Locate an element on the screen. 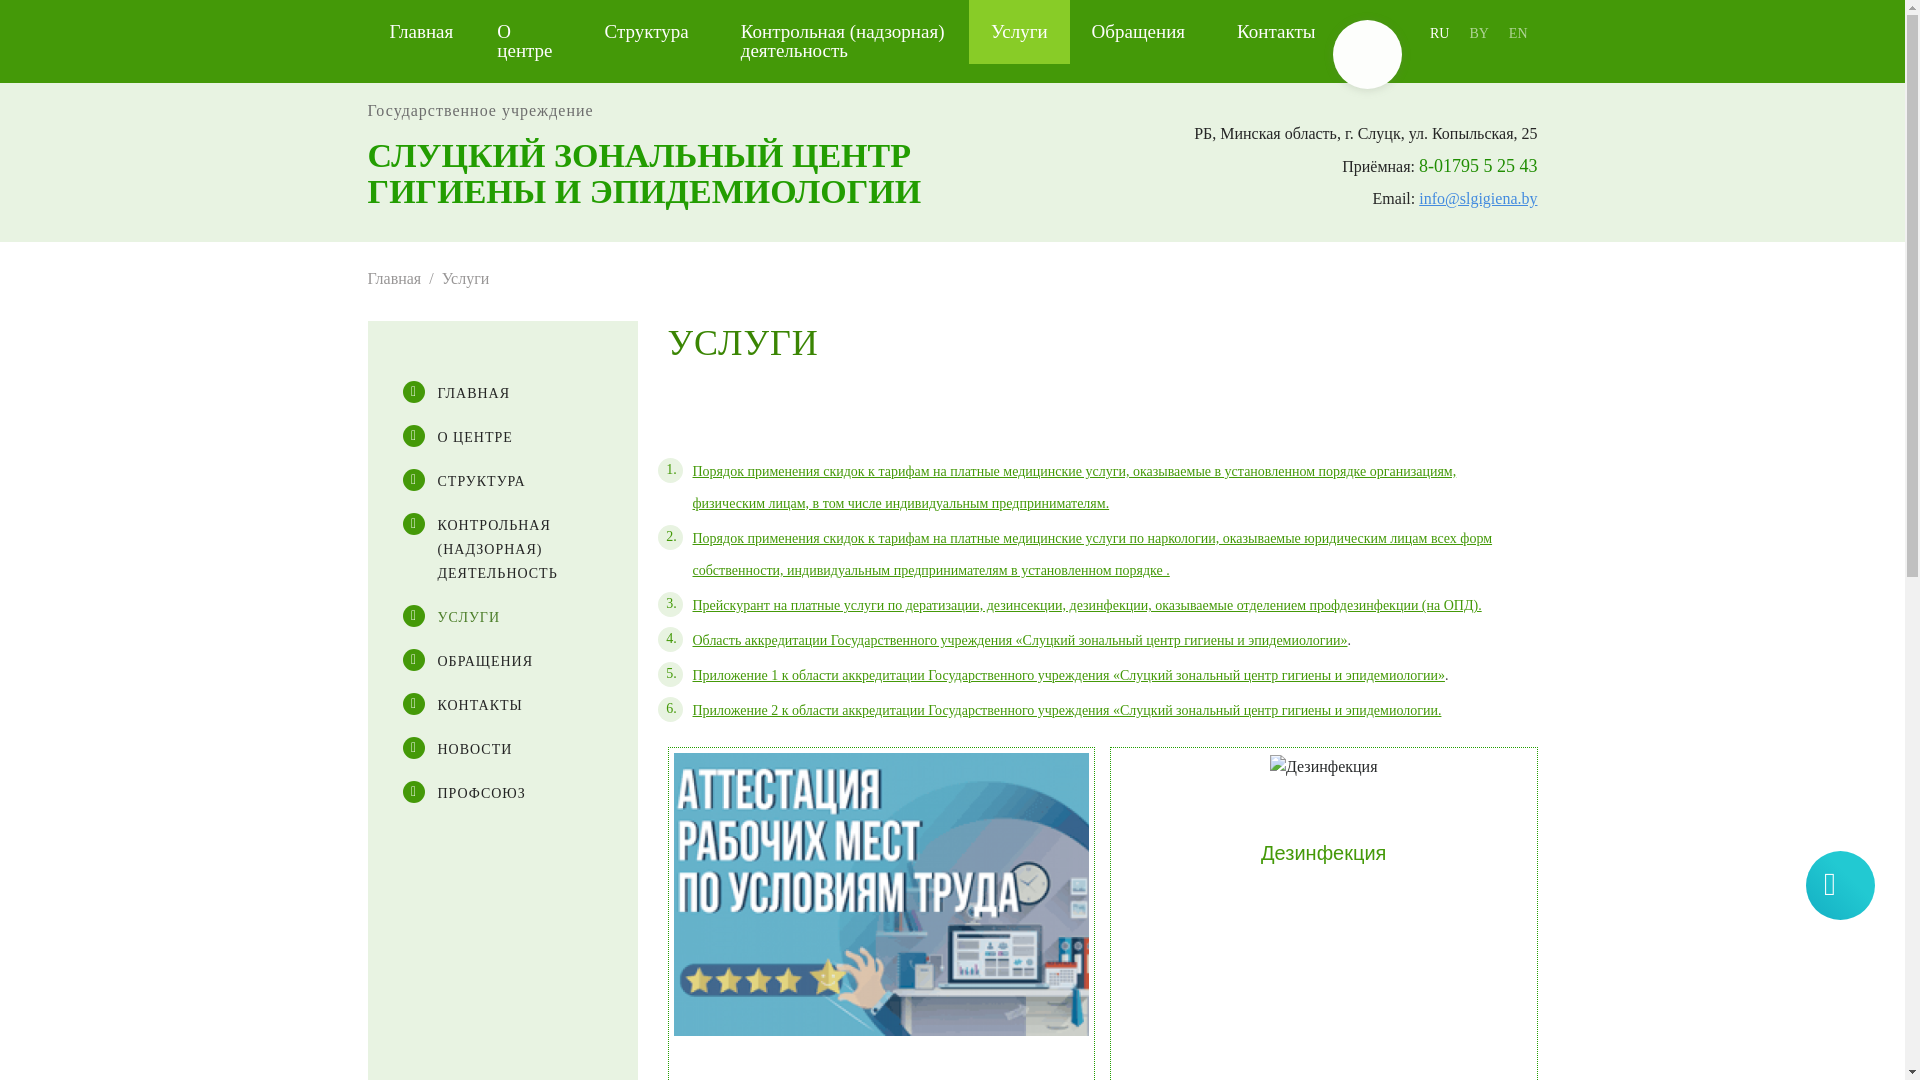 Image resolution: width=1920 pixels, height=1080 pixels. '8-01795 5 25 43' is located at coordinates (1478, 164).